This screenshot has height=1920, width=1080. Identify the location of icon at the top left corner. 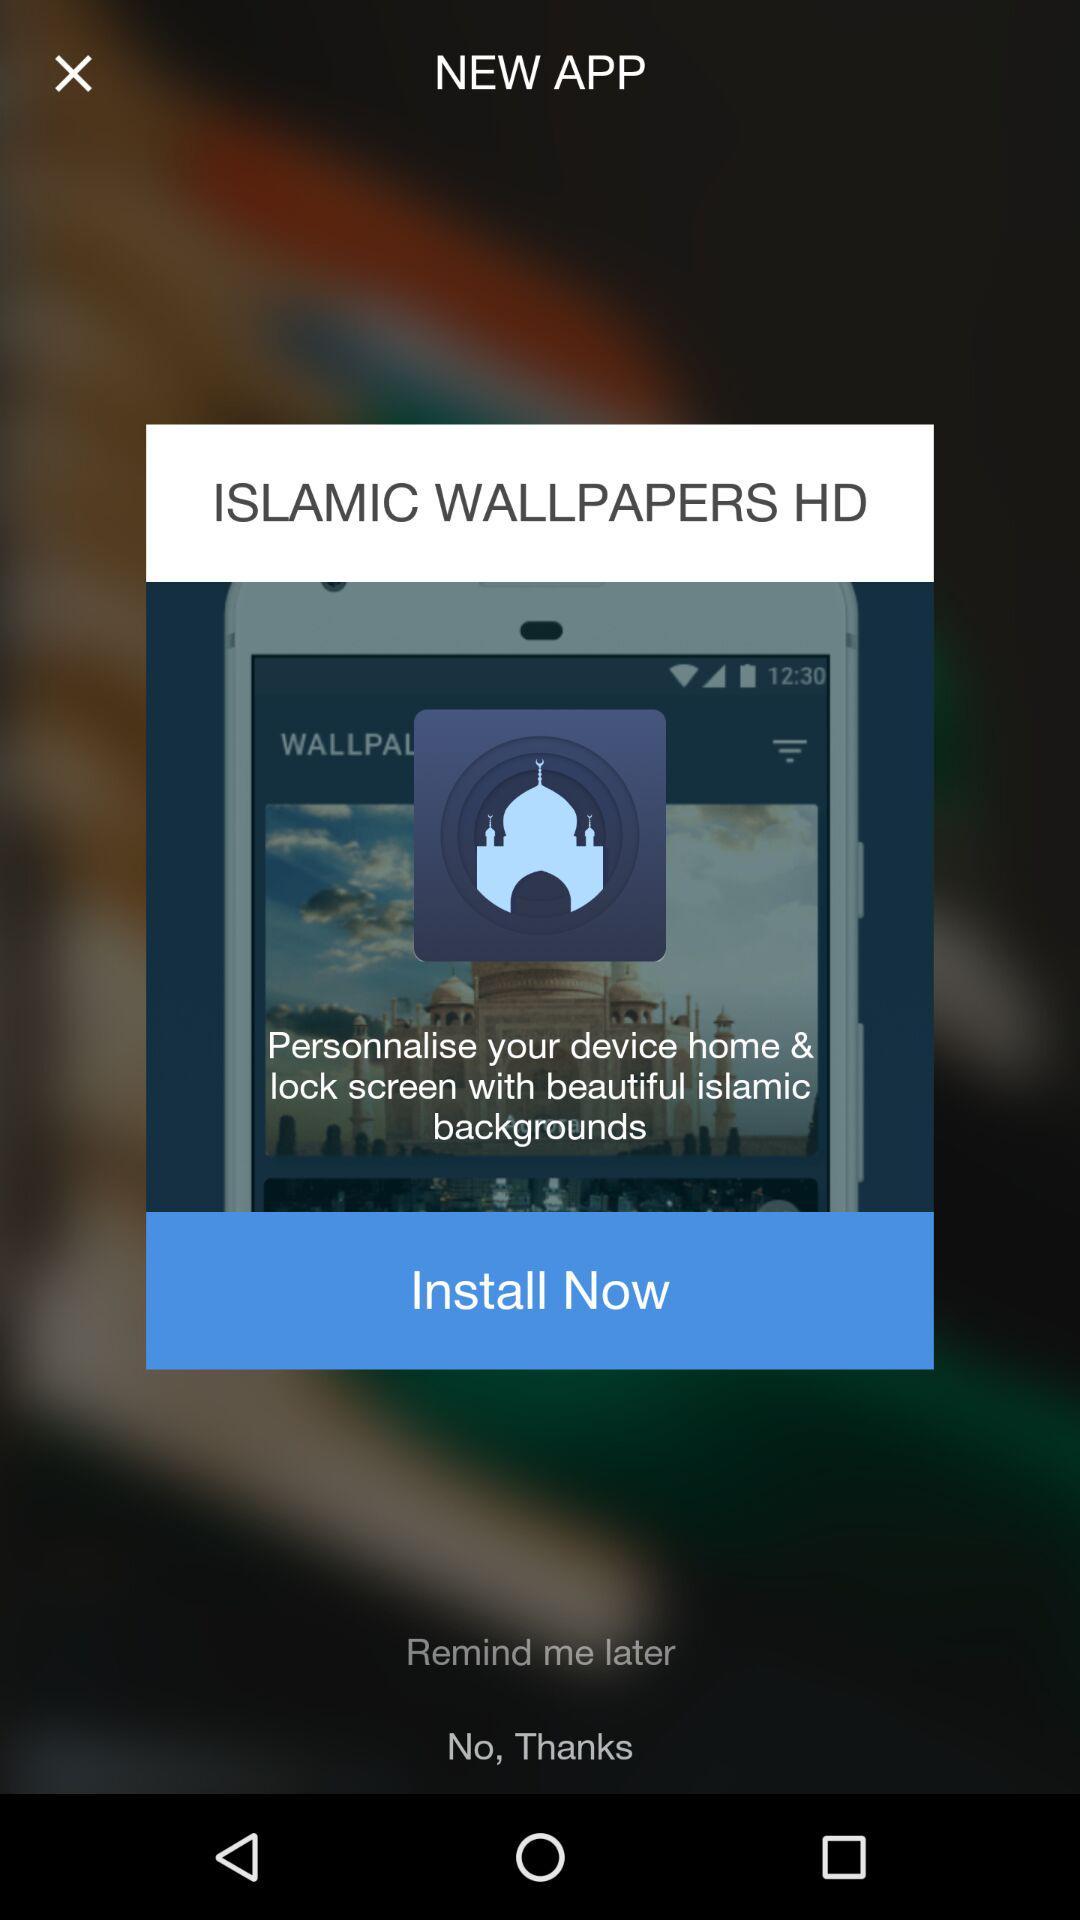
(72, 73).